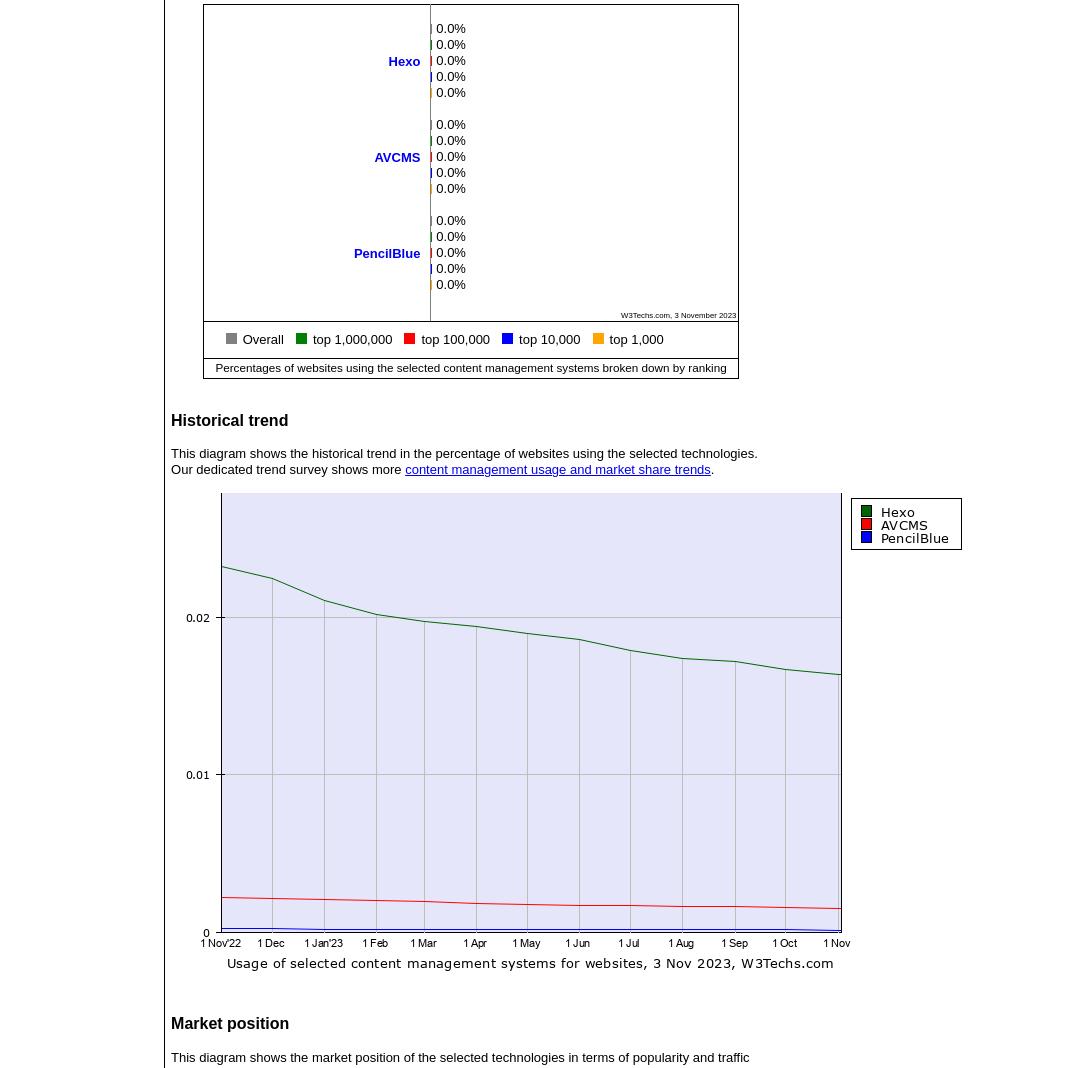 This screenshot has height=1068, width=1071. I want to click on 'content management usage and market share trends', so click(405, 469).